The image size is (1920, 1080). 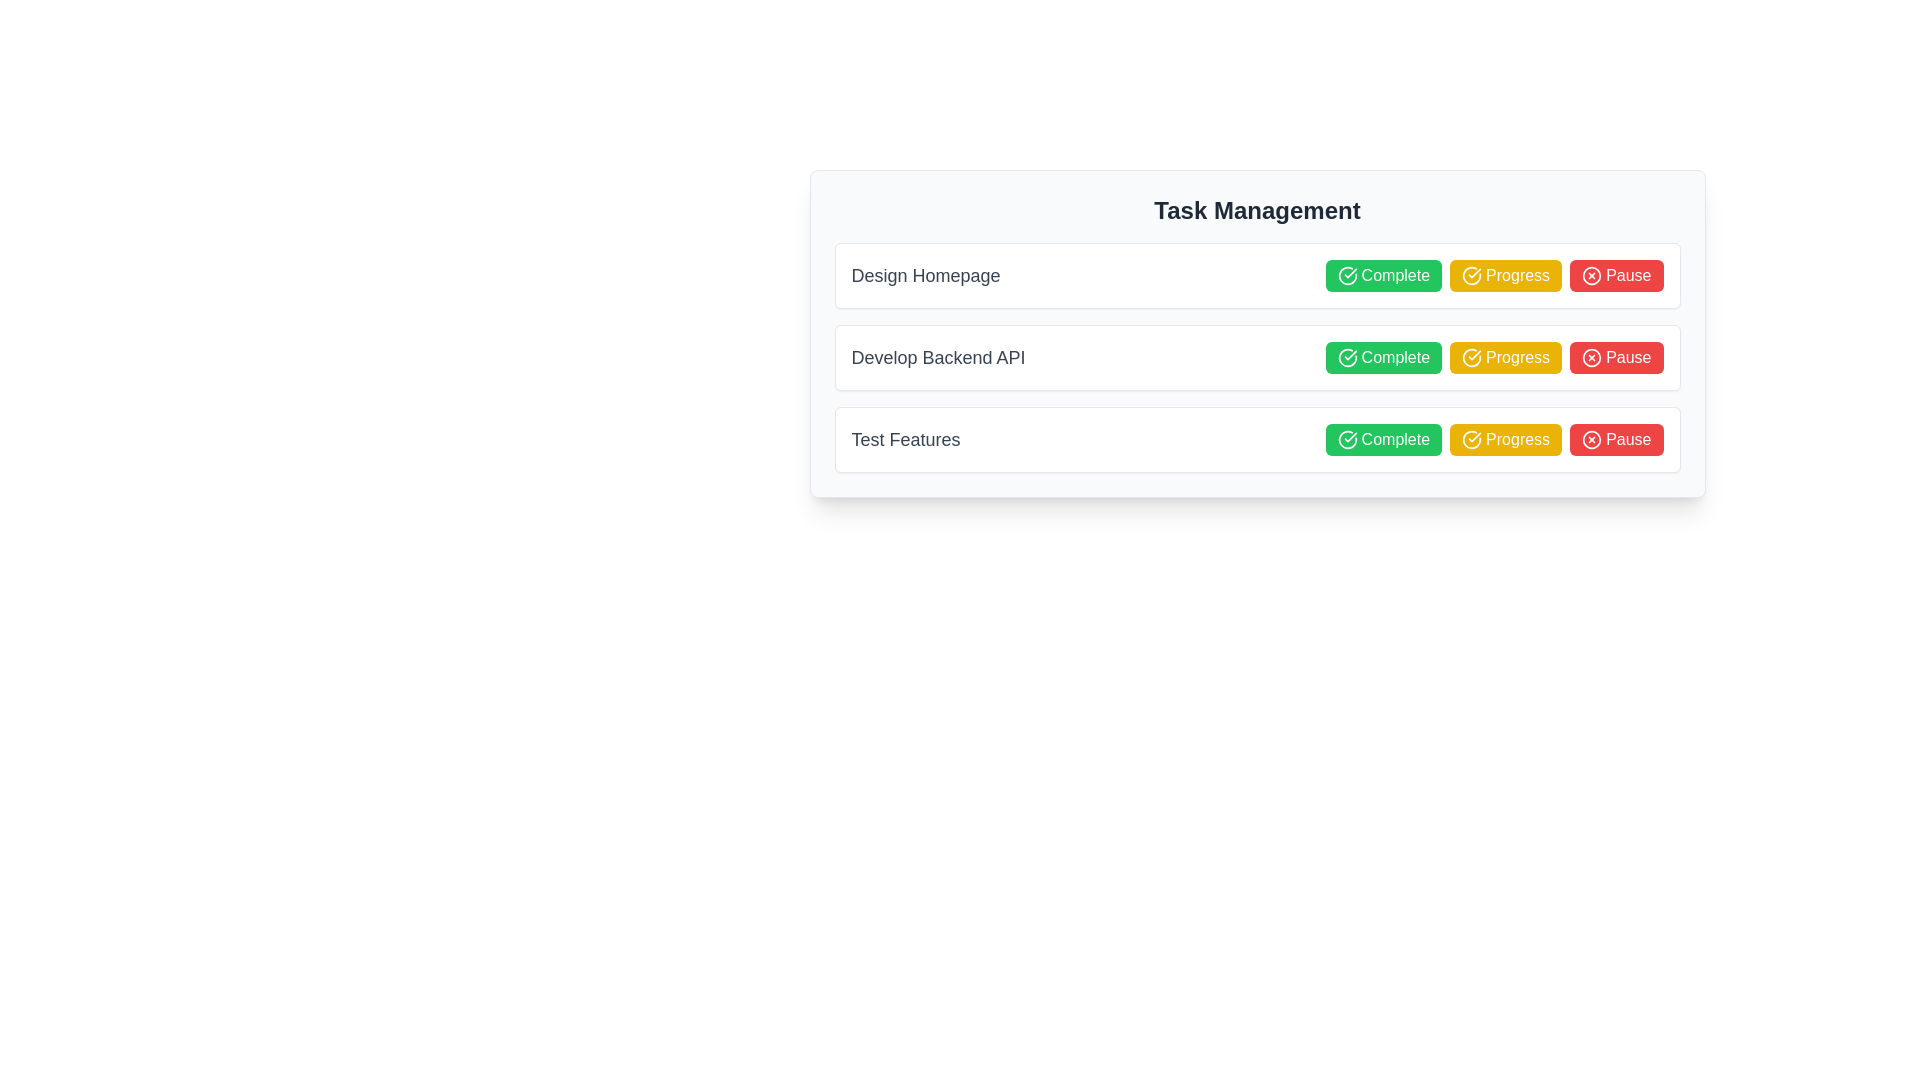 What do you see at coordinates (1382, 438) in the screenshot?
I see `the 'Complete' button with a green background and white text in the 'Test Features' row to mark the task as complete` at bounding box center [1382, 438].